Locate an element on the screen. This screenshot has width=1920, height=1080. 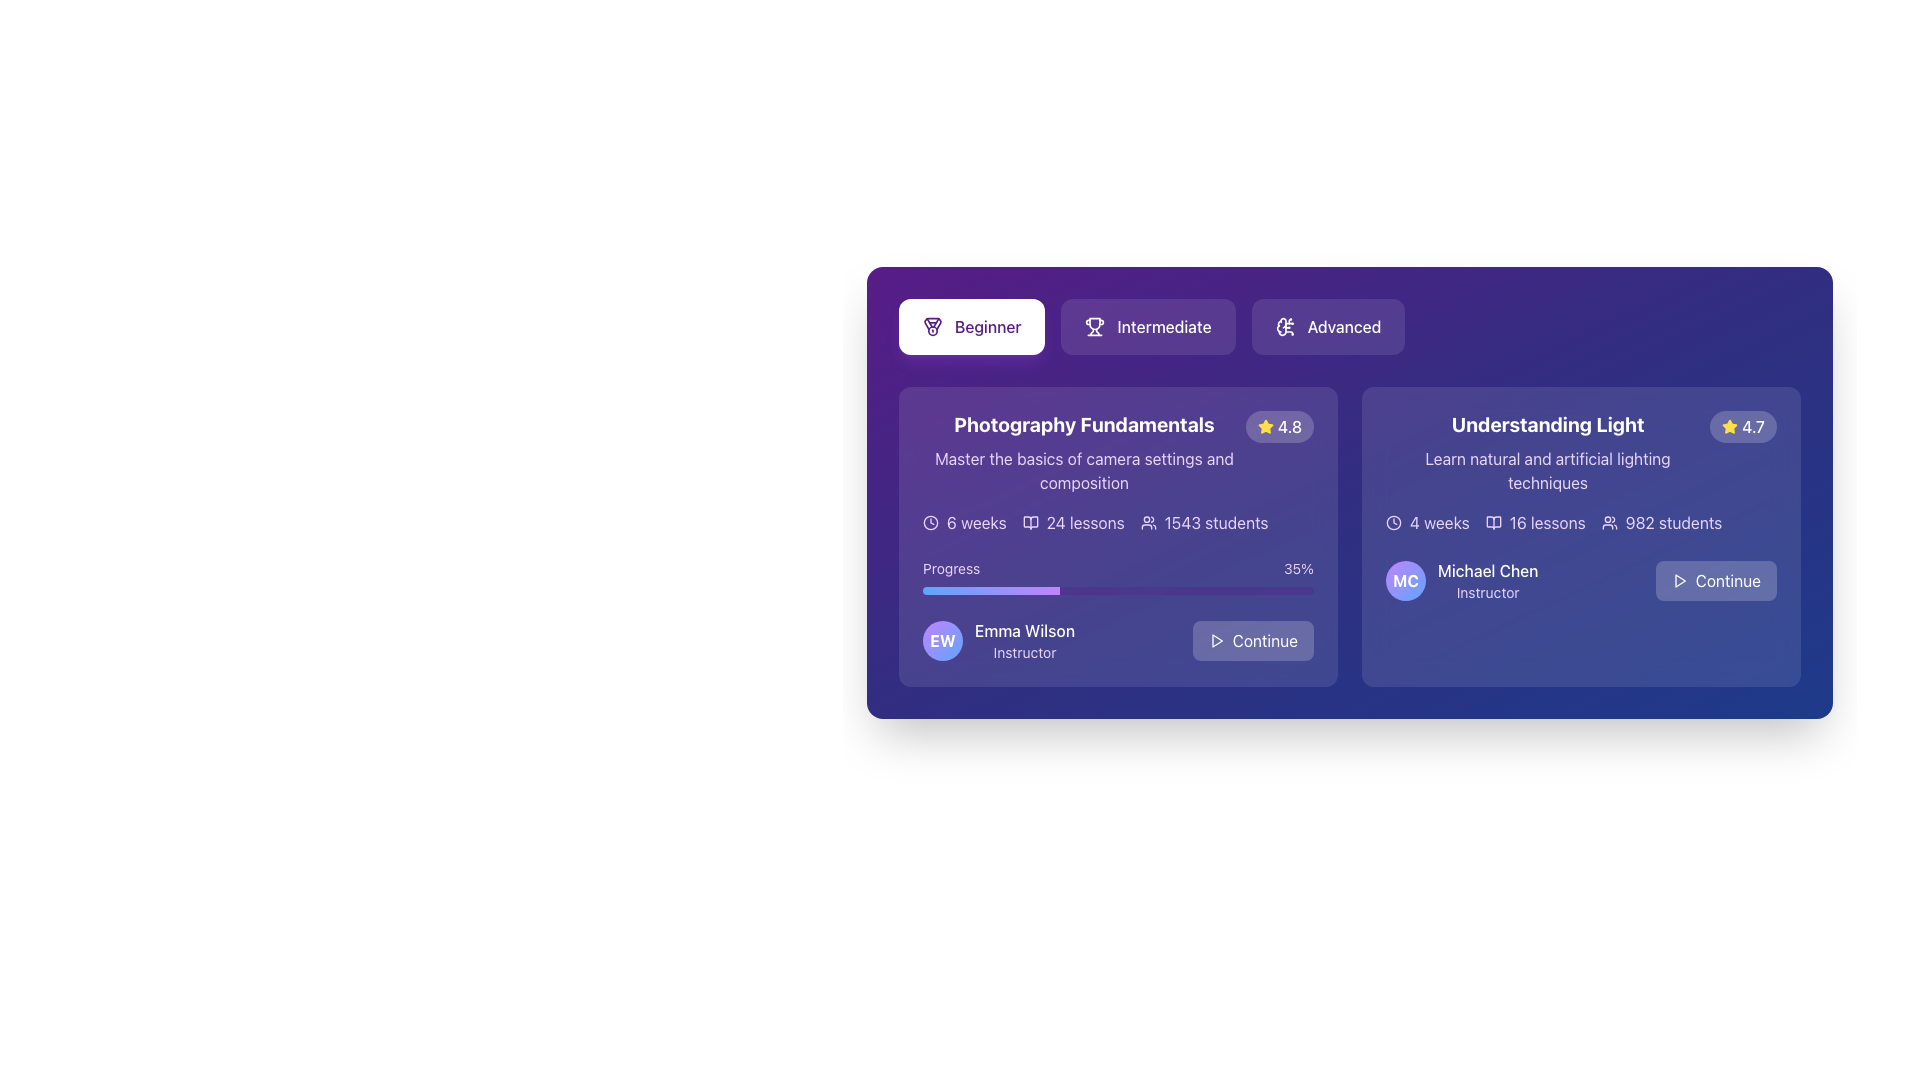
the static text label displaying '1543 students' in light purple, part of the 'Photography Fundamentals' course card, located on the left-hand side of the course section is located at coordinates (1215, 522).